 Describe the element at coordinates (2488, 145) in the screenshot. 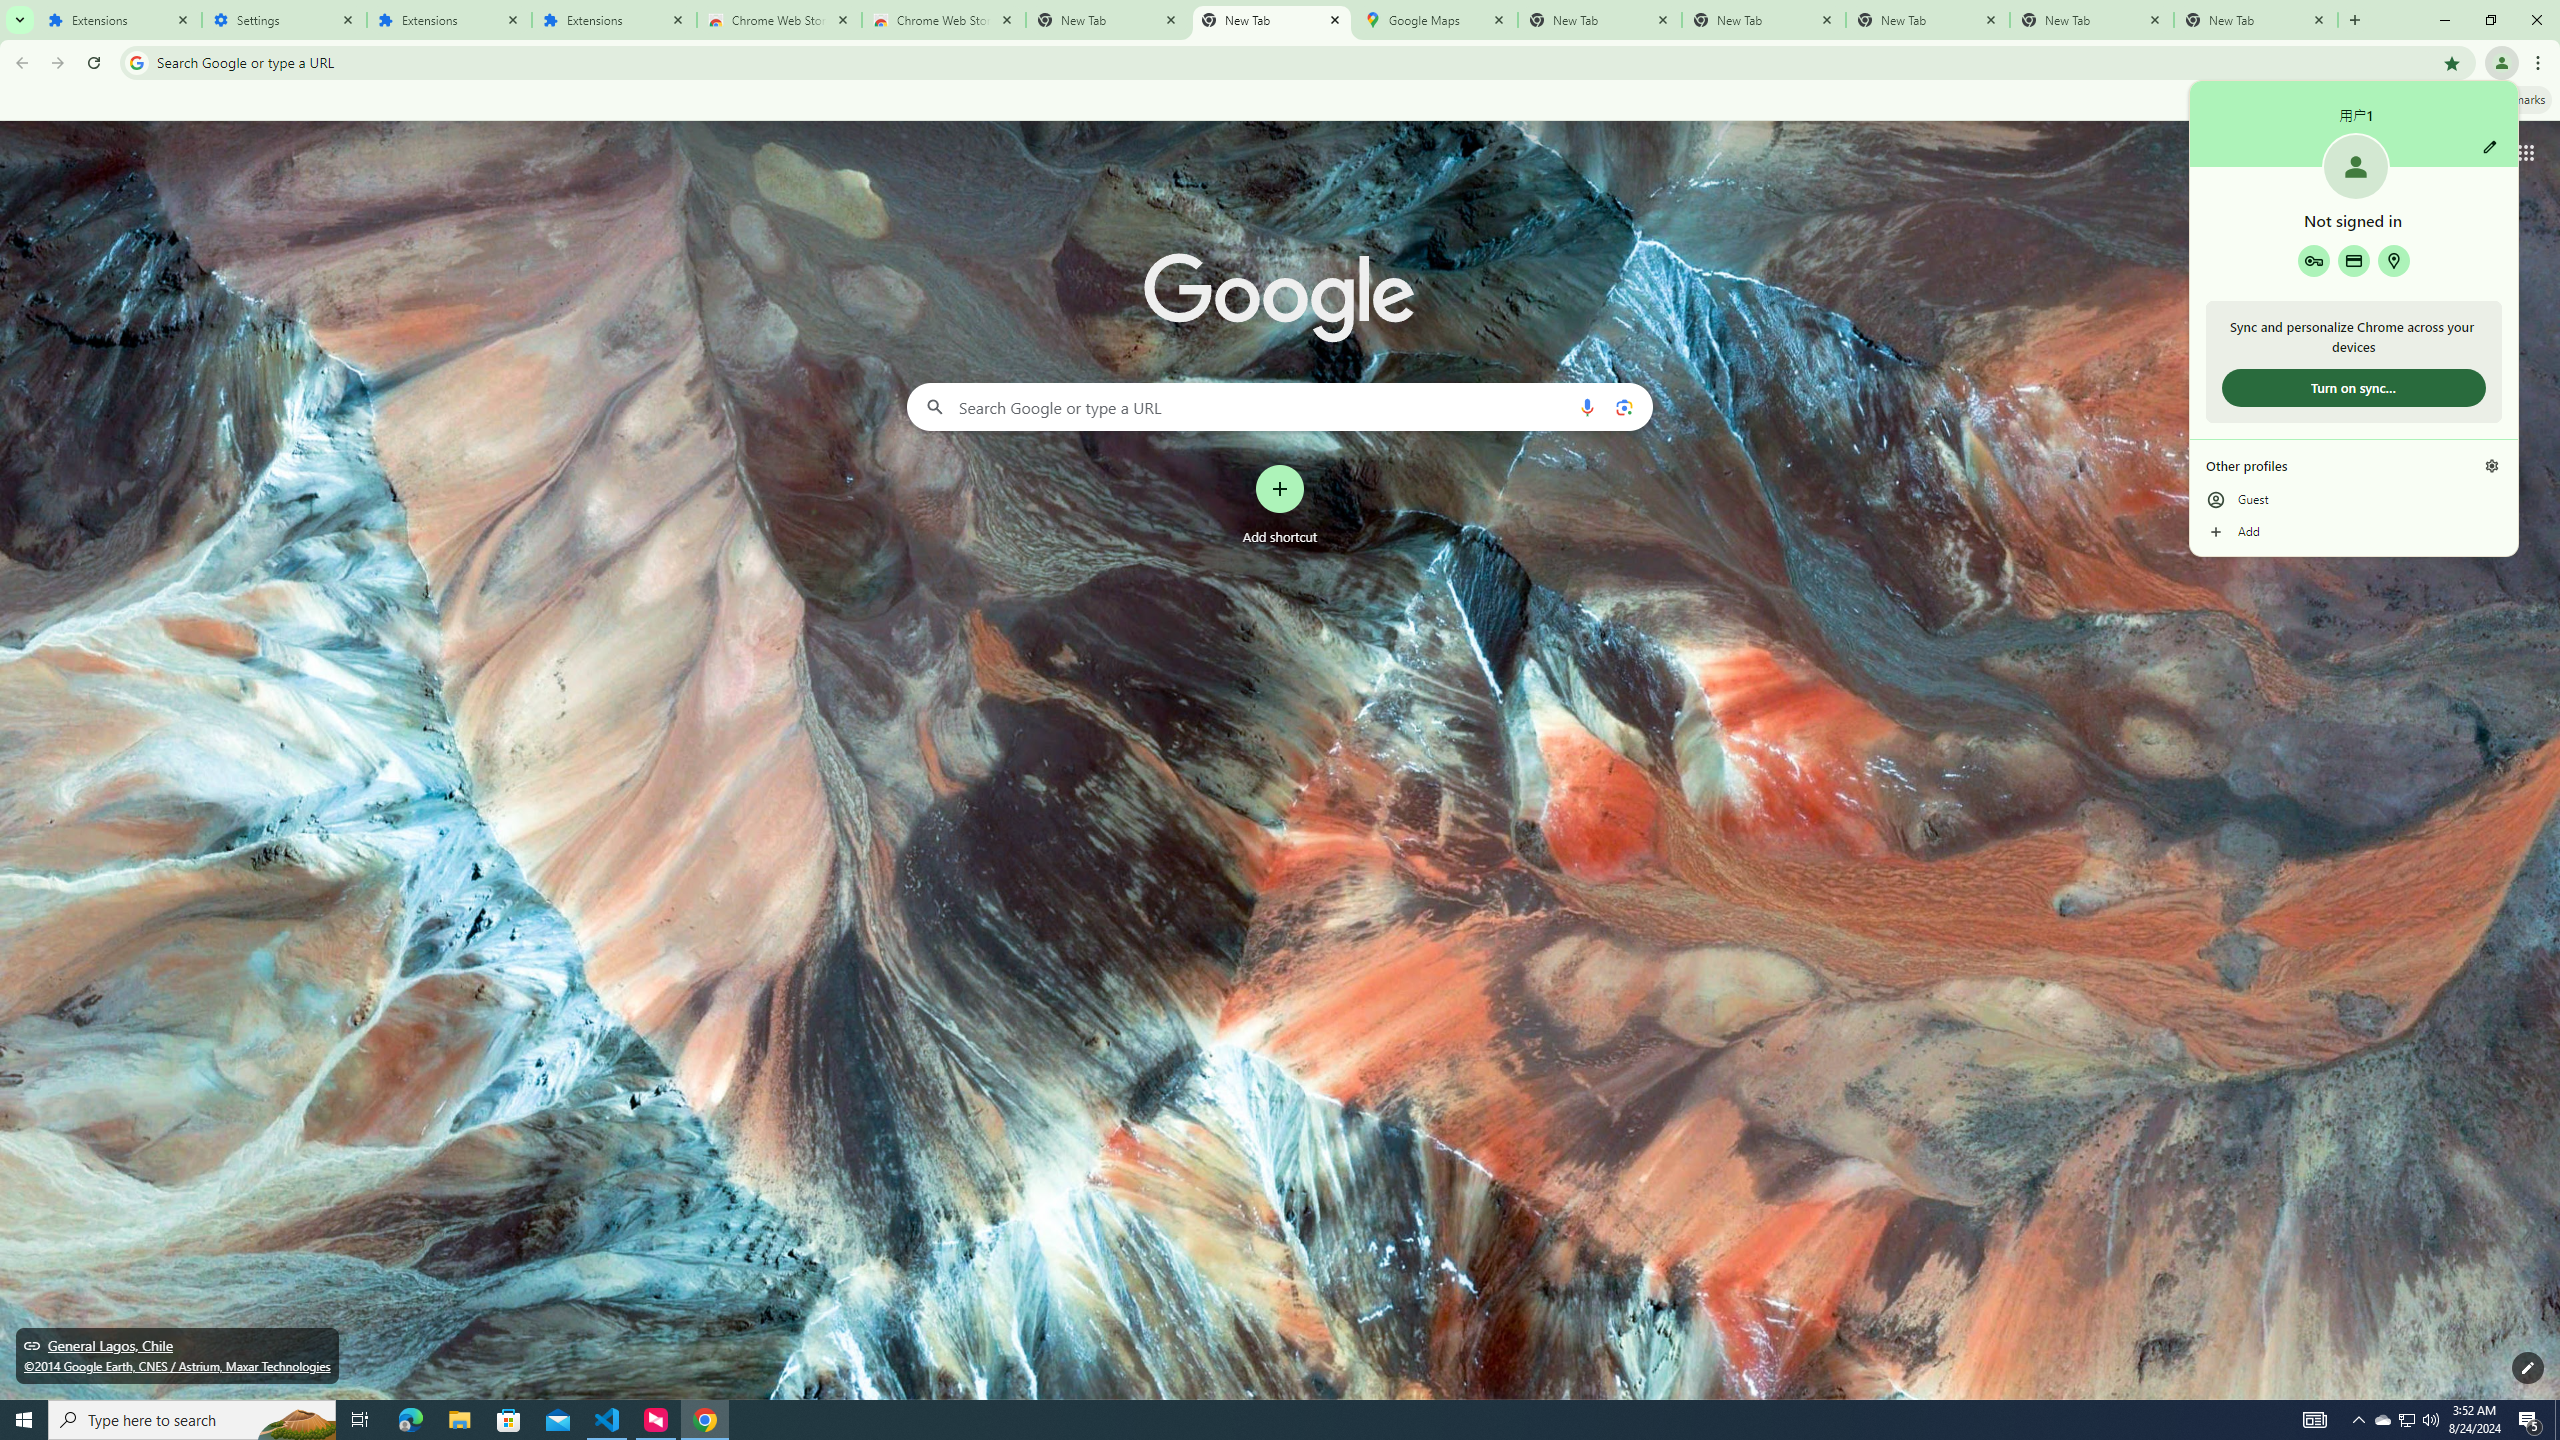

I see `'Customize profile'` at that location.